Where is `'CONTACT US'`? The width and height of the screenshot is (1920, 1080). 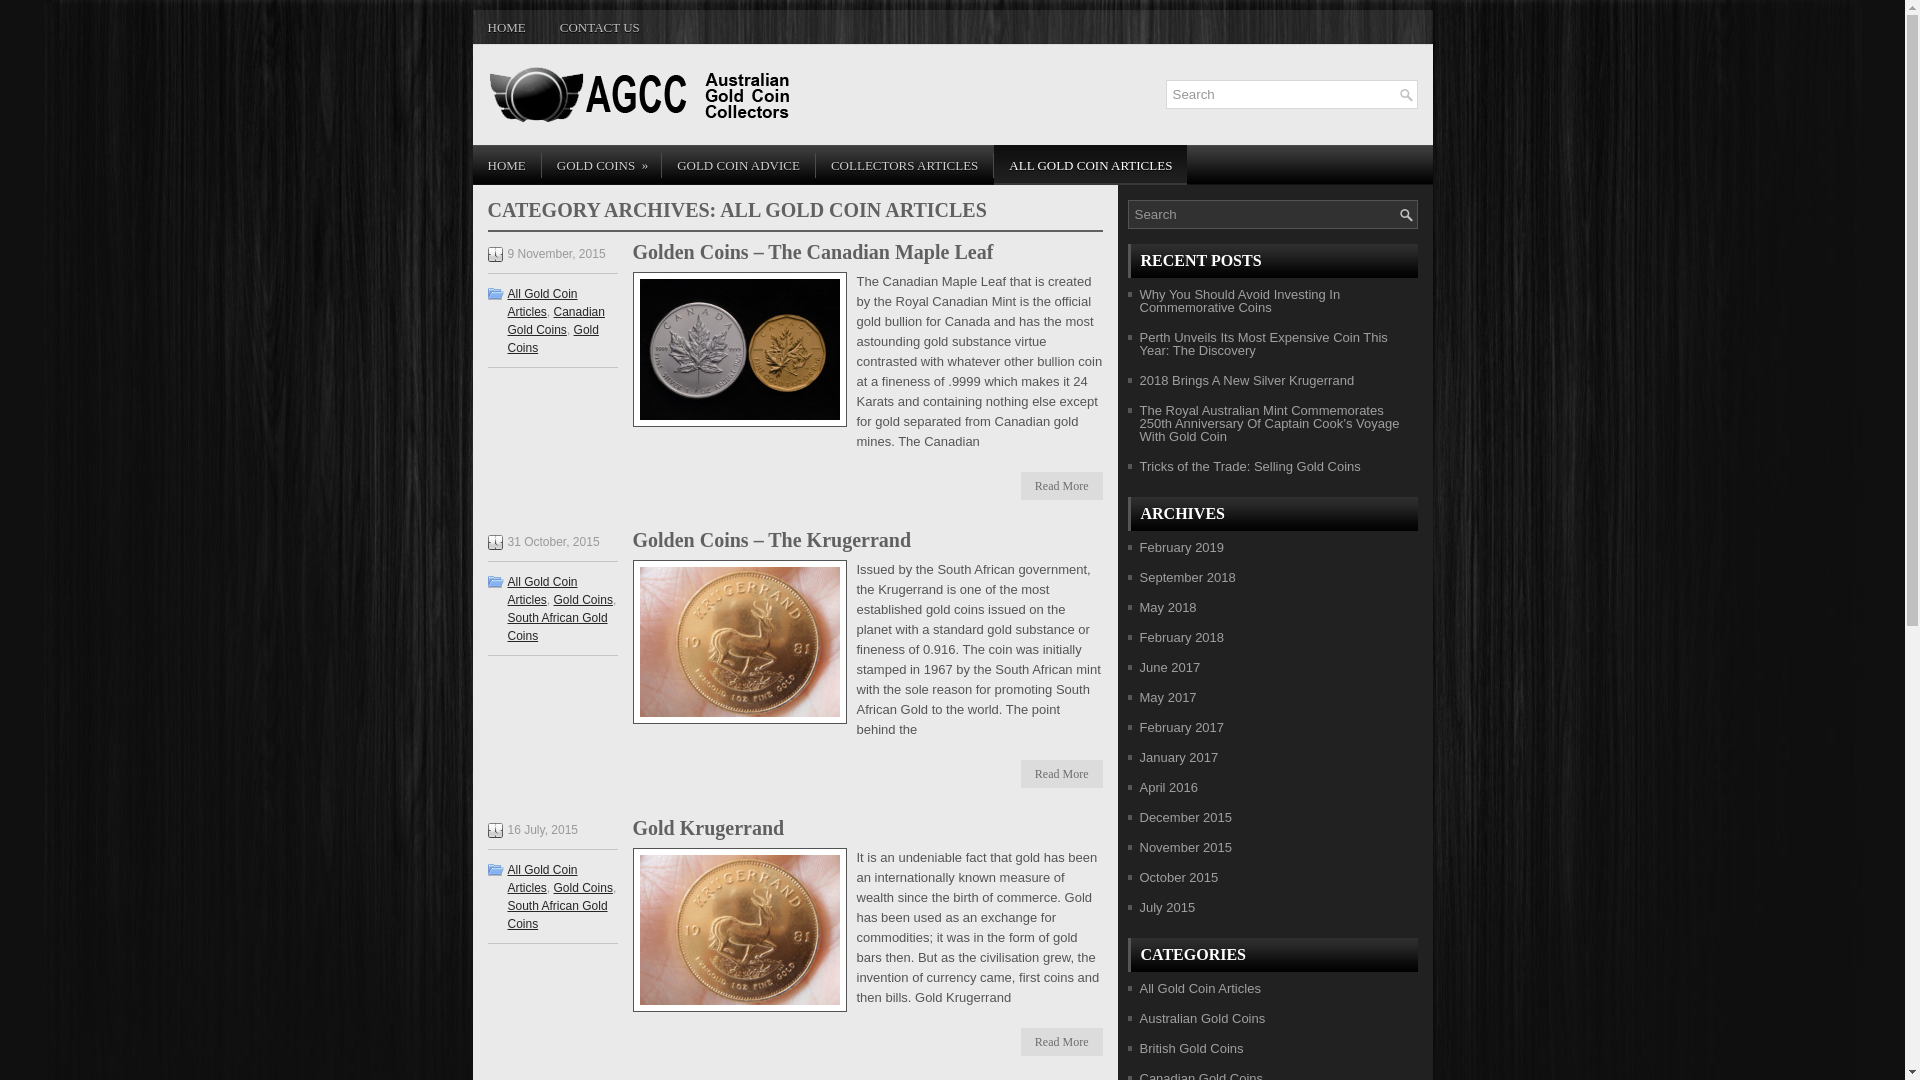 'CONTACT US' is located at coordinates (599, 27).